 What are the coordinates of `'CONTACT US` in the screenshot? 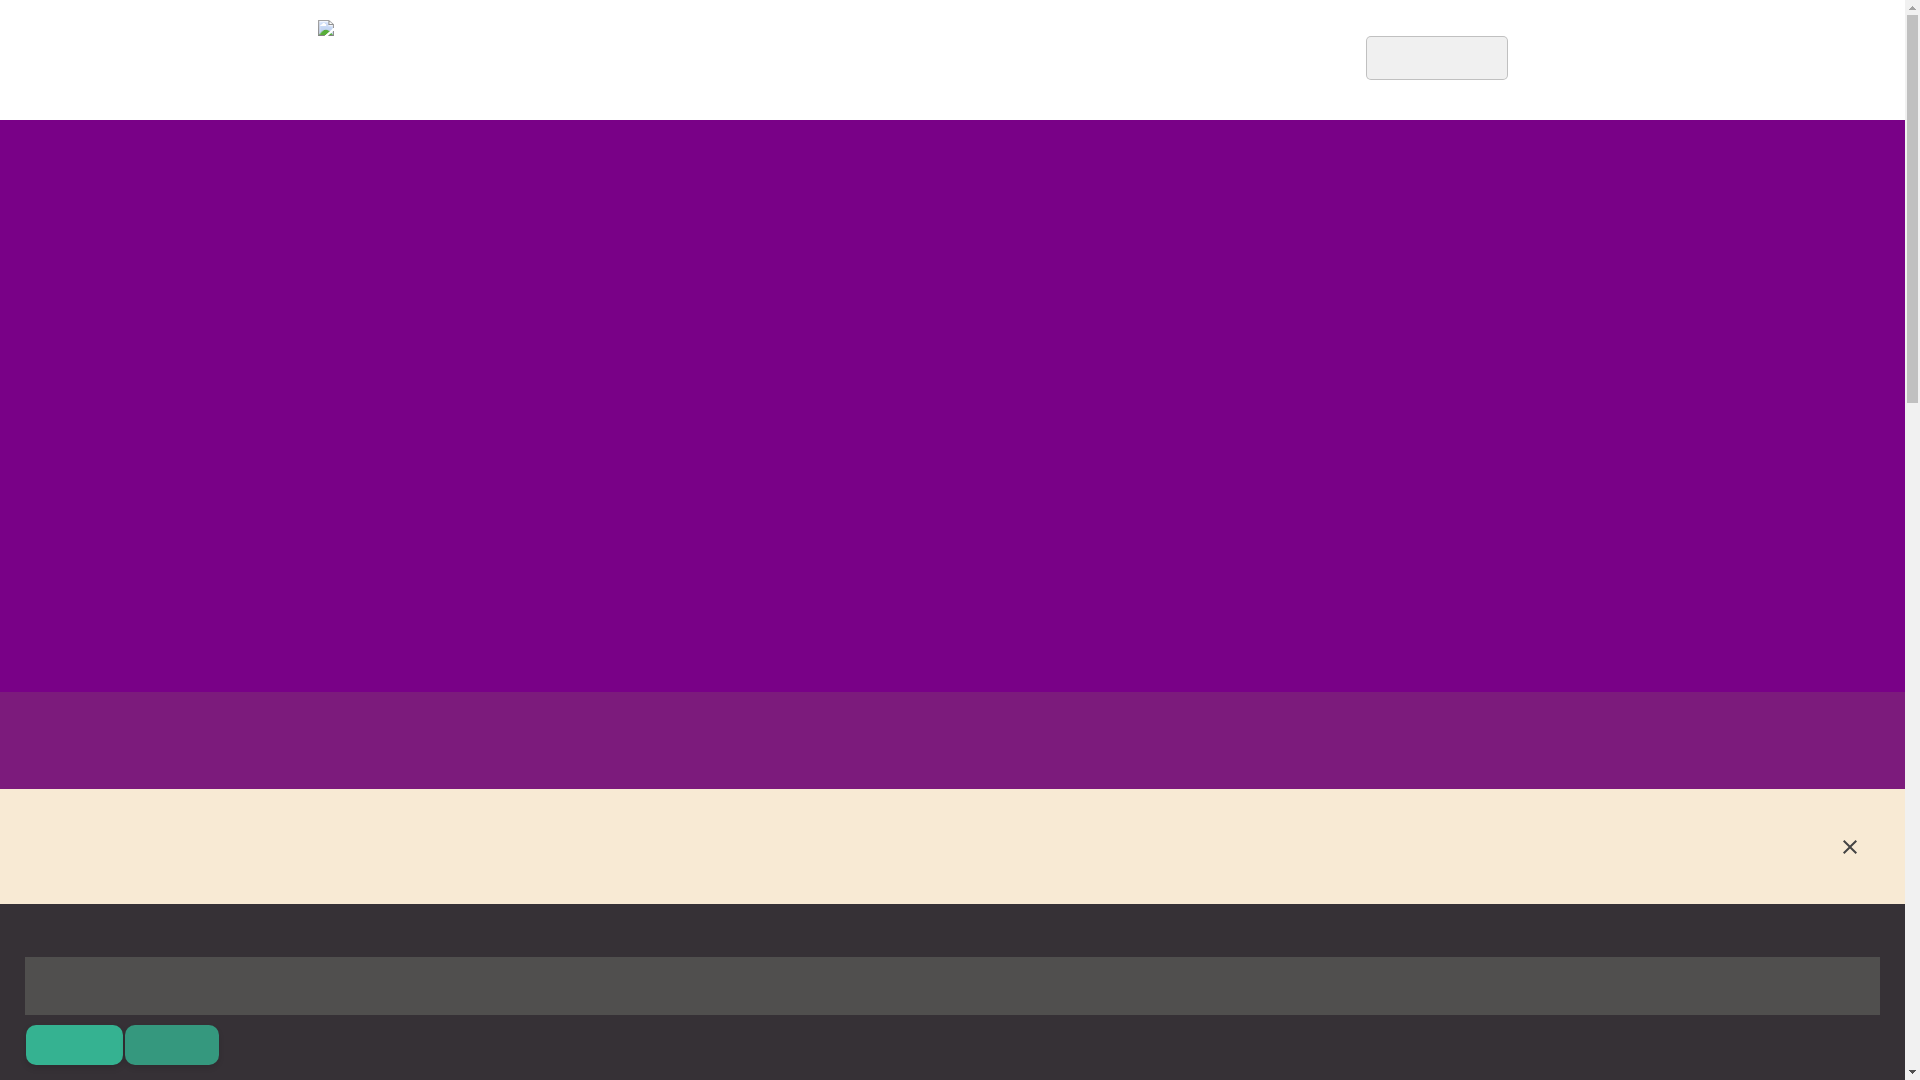 It's located at (1006, 59).